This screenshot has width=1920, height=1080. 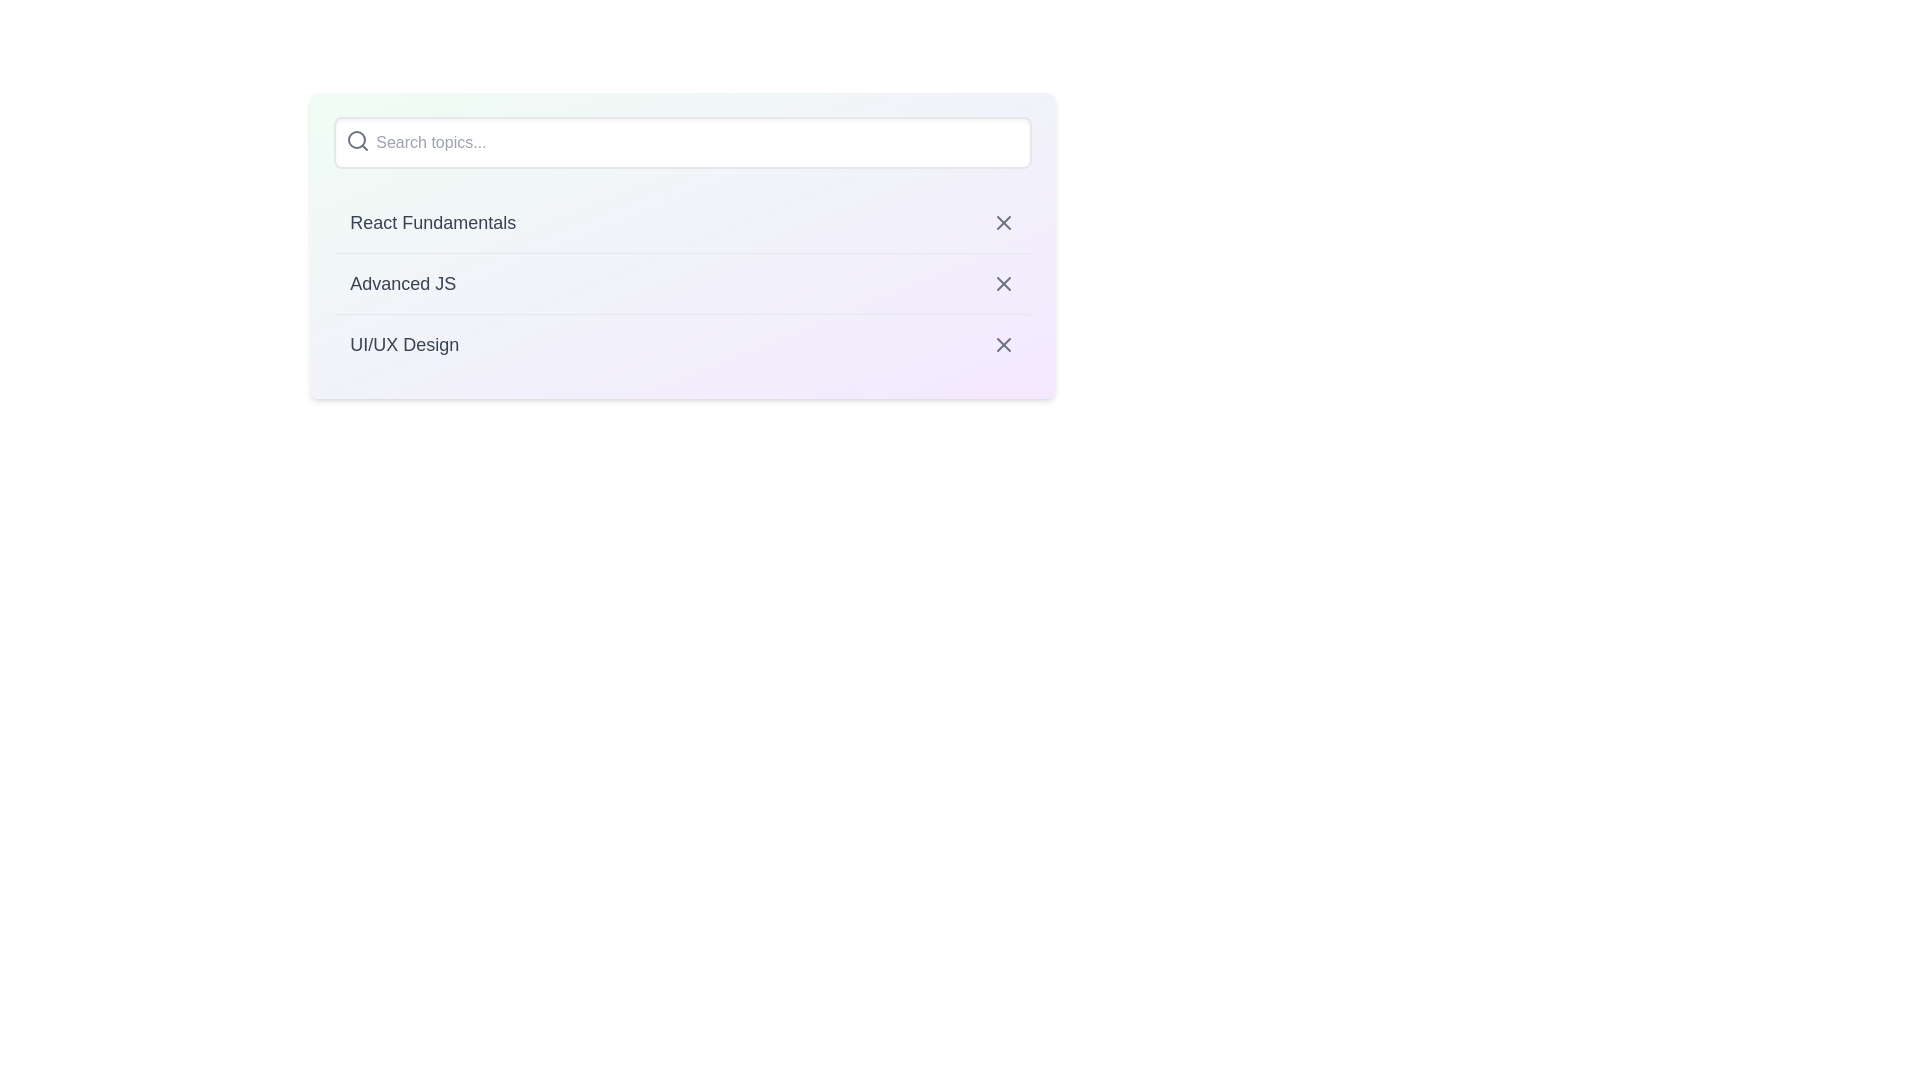 I want to click on the item with the title React Fundamentals from the list, so click(x=682, y=223).